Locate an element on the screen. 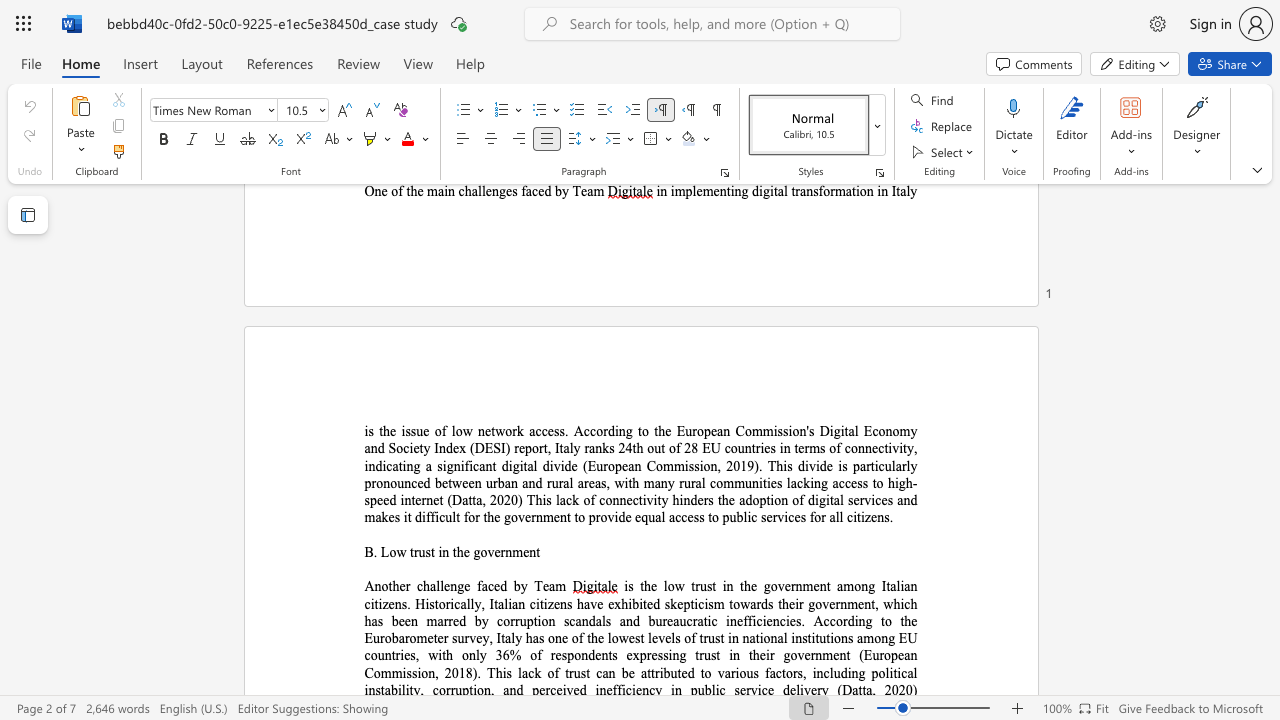 The width and height of the screenshot is (1280, 720). the 1th character "y" in the text is located at coordinates (524, 585).